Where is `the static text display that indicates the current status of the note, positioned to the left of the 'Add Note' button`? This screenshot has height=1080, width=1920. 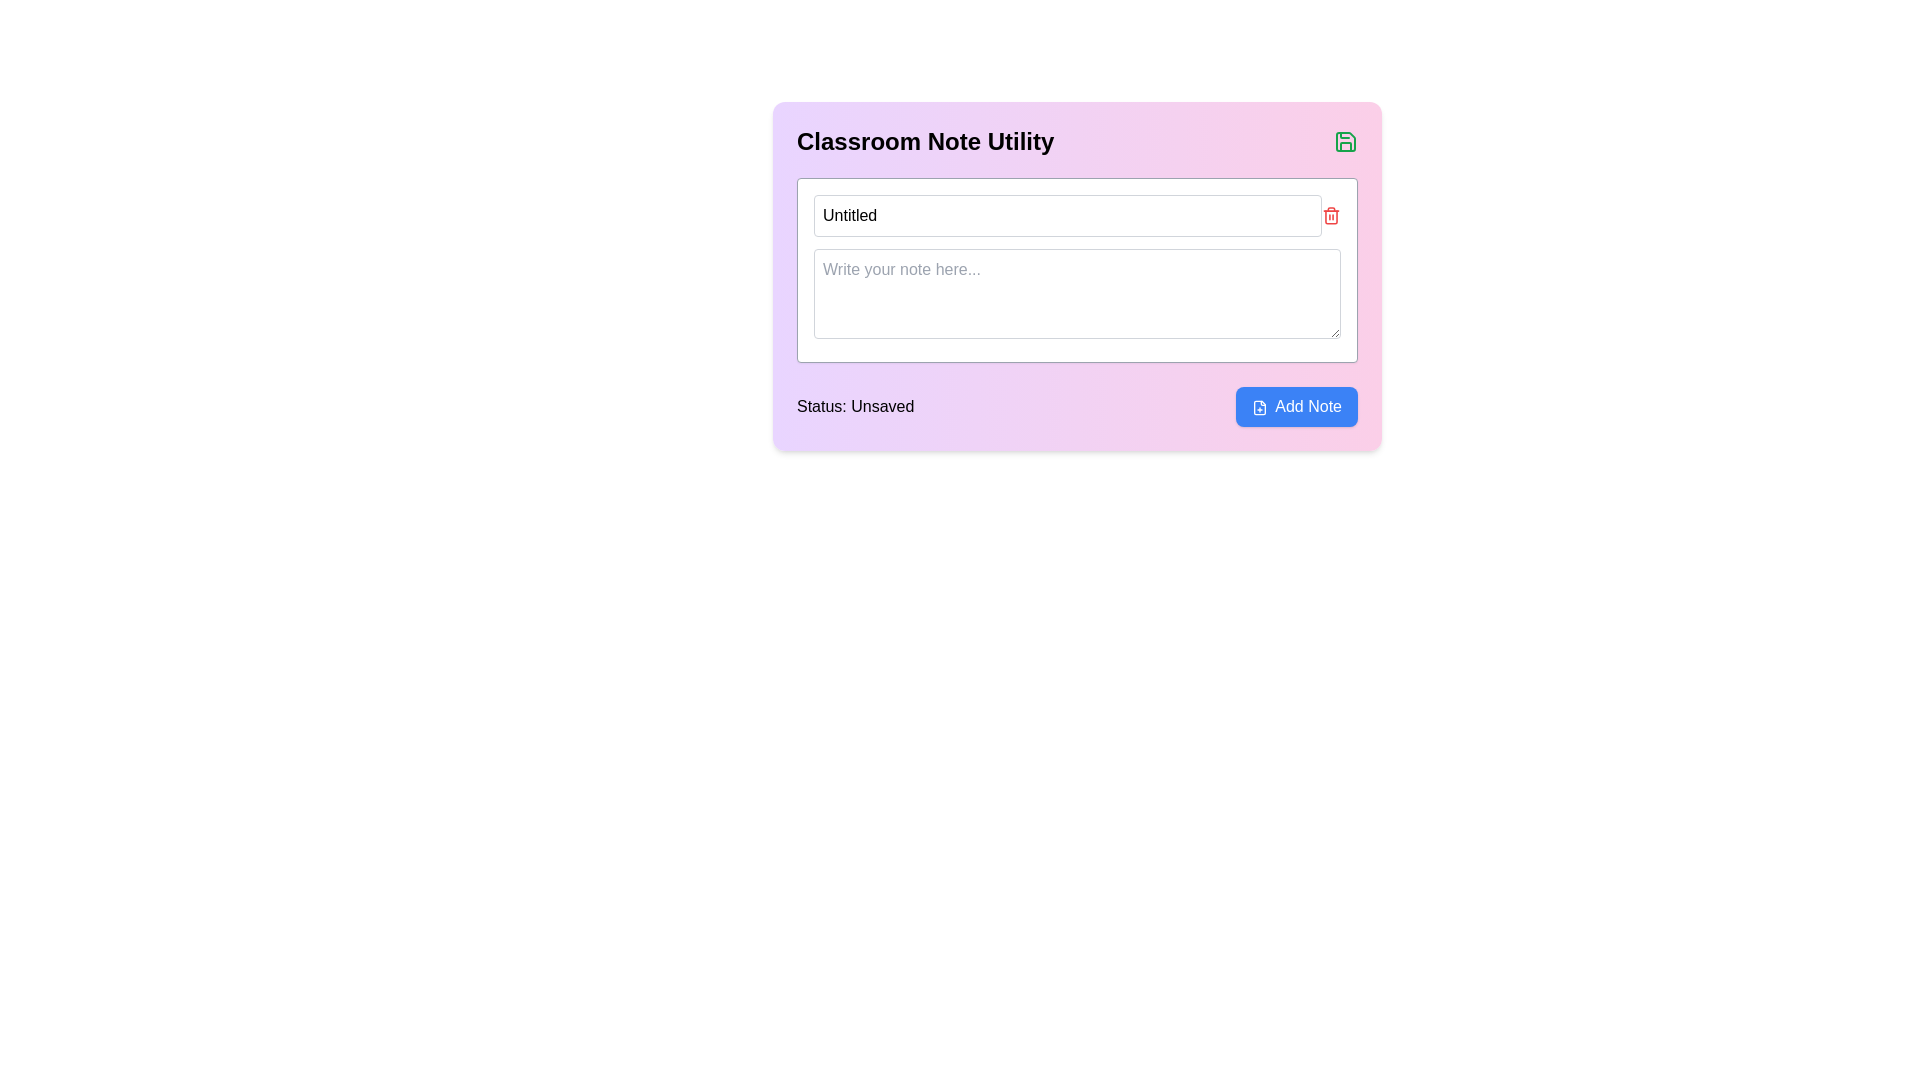
the static text display that indicates the current status of the note, positioned to the left of the 'Add Note' button is located at coordinates (855, 406).